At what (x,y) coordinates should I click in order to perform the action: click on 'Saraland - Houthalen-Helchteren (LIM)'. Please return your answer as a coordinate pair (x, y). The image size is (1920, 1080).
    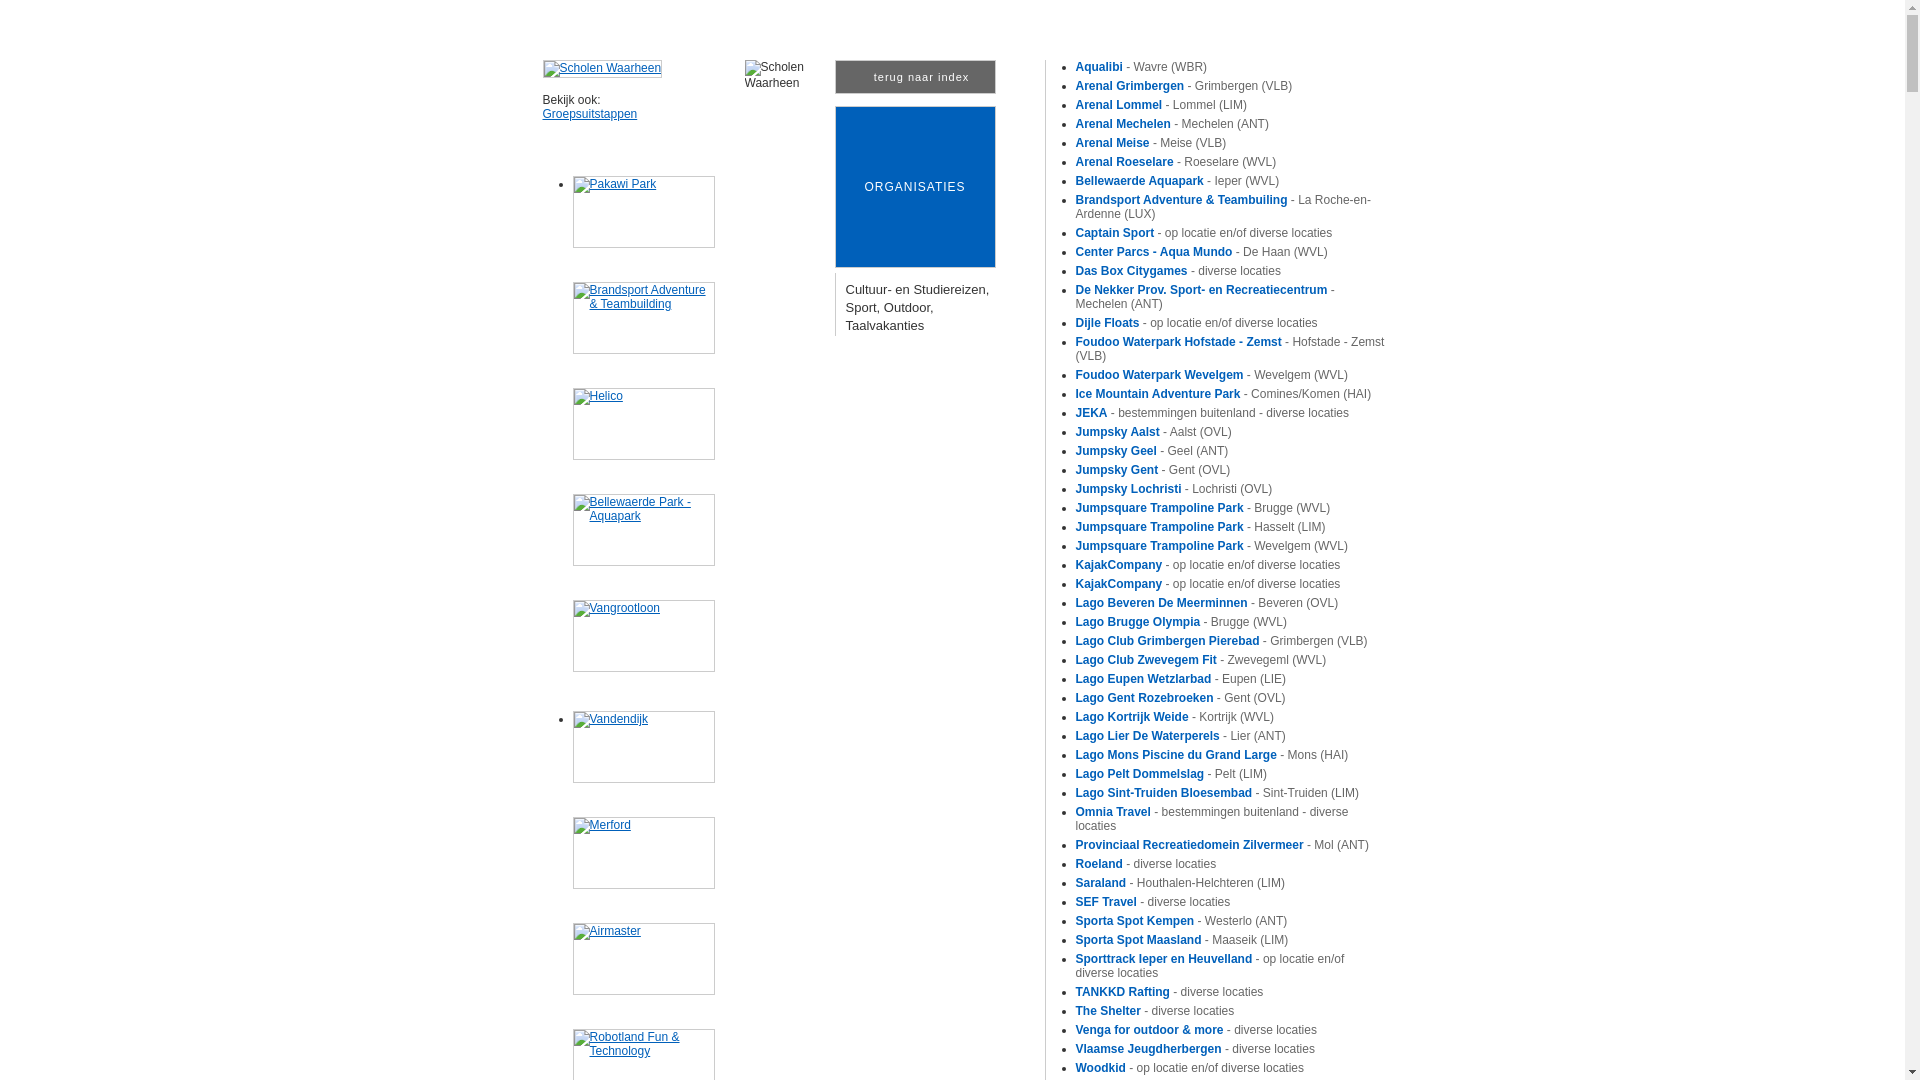
    Looking at the image, I should click on (1180, 882).